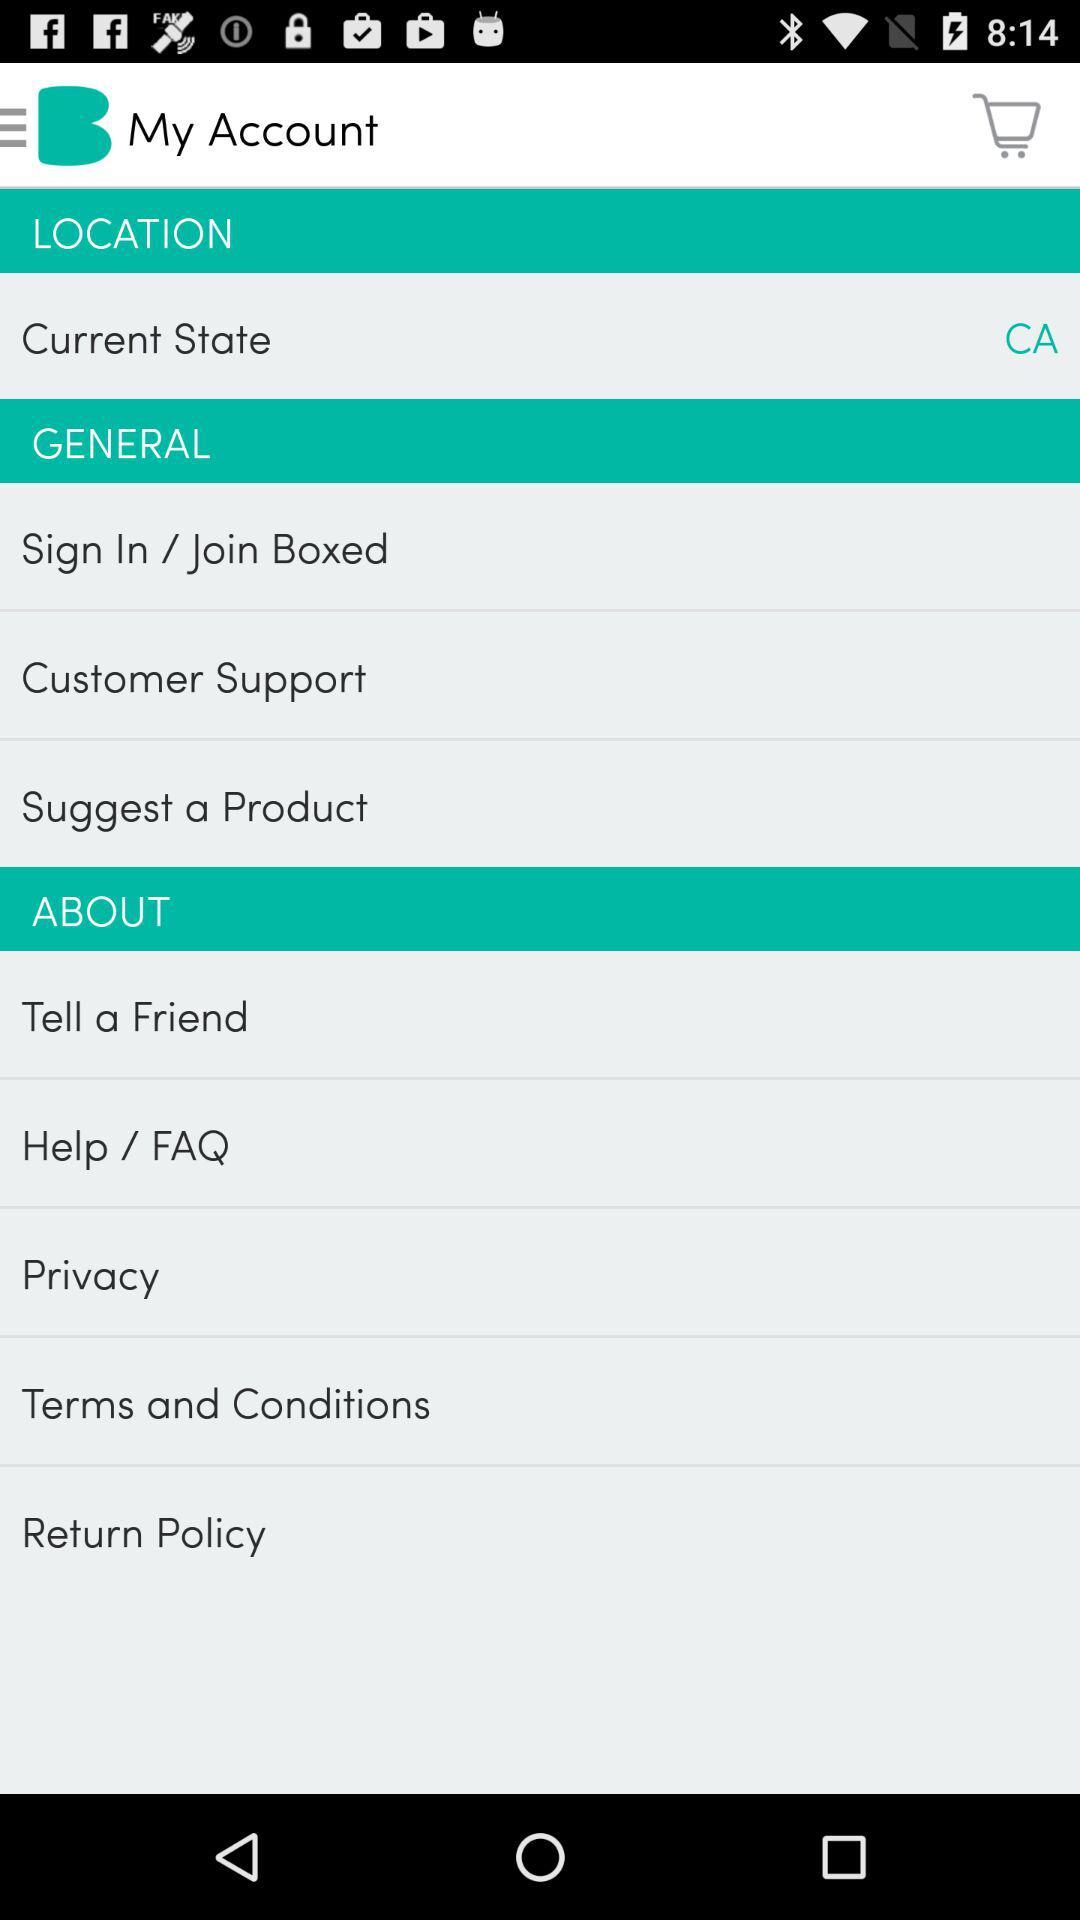  I want to click on icon above location, so click(1006, 124).